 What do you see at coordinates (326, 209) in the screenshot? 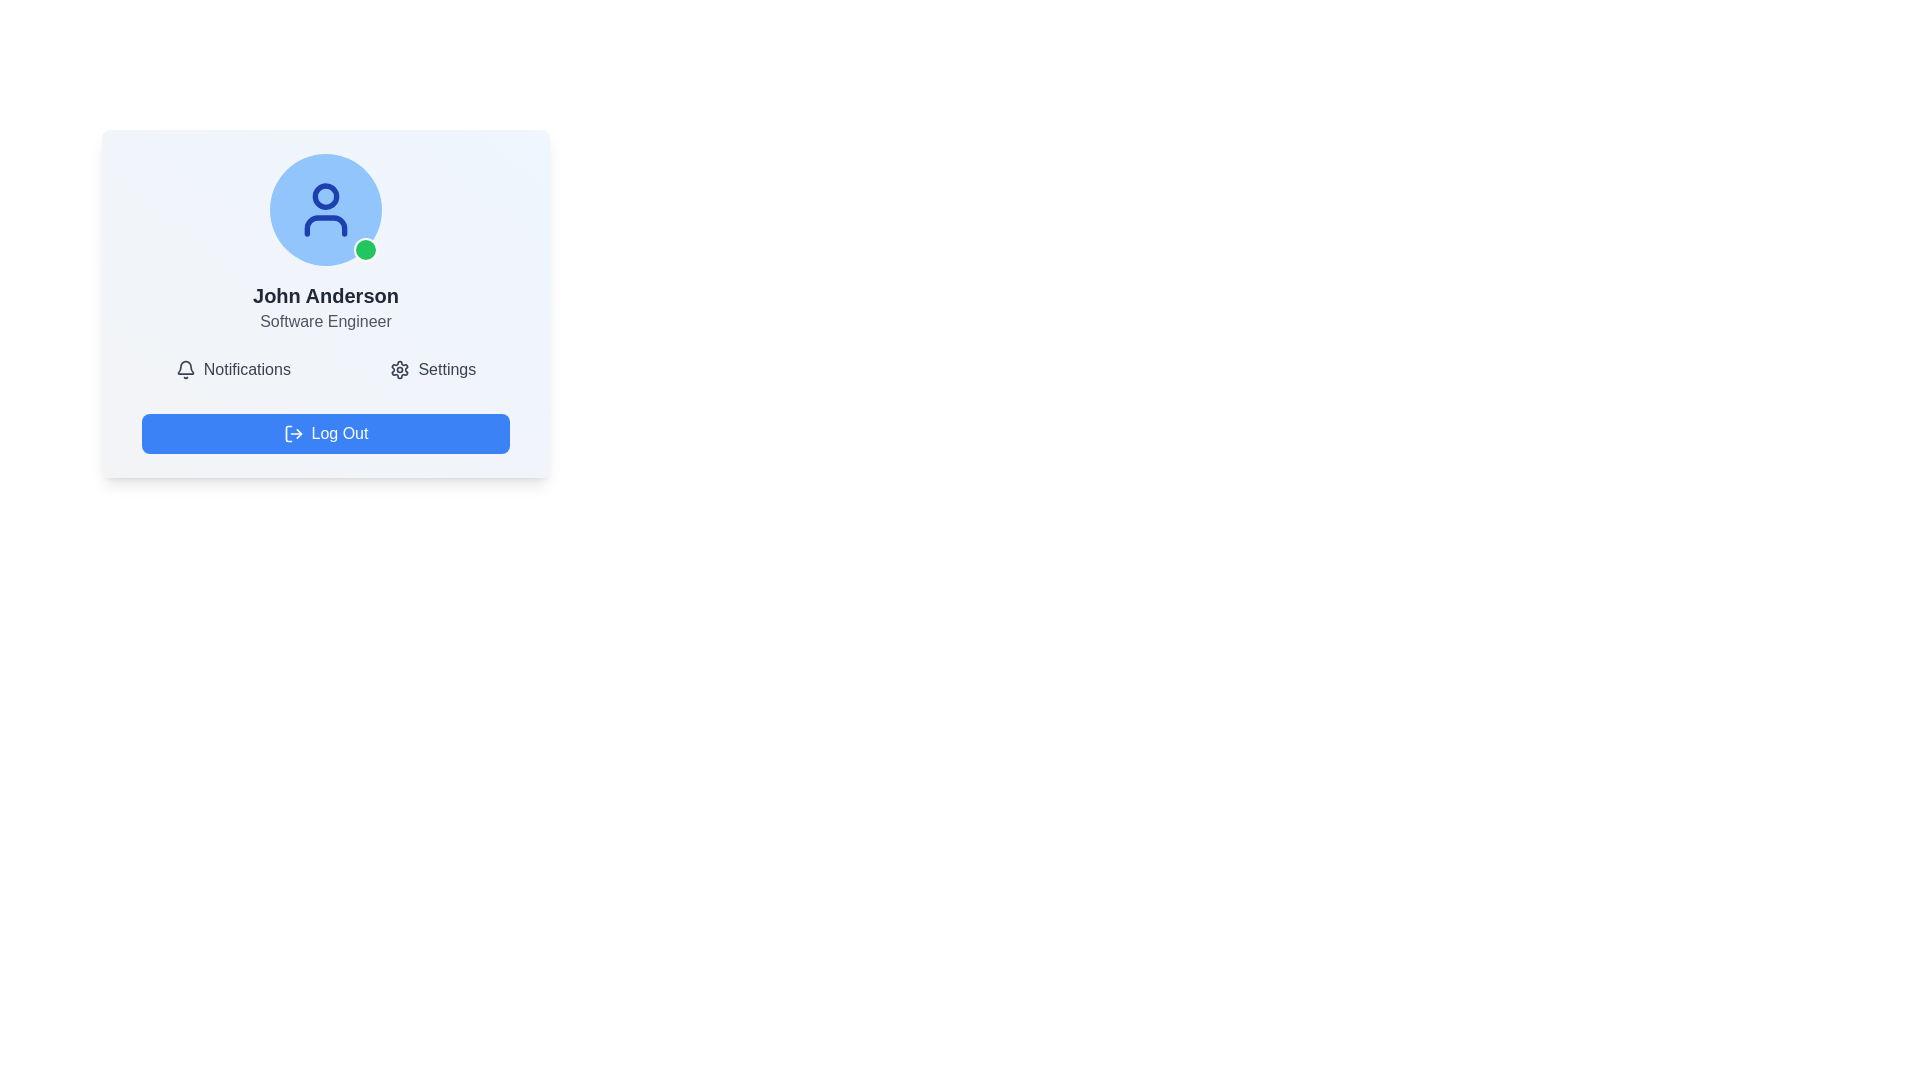
I see `the user avatar placeholder with a blue background and a green status indicator located above 'John Anderson' and 'Software Engineer'` at bounding box center [326, 209].